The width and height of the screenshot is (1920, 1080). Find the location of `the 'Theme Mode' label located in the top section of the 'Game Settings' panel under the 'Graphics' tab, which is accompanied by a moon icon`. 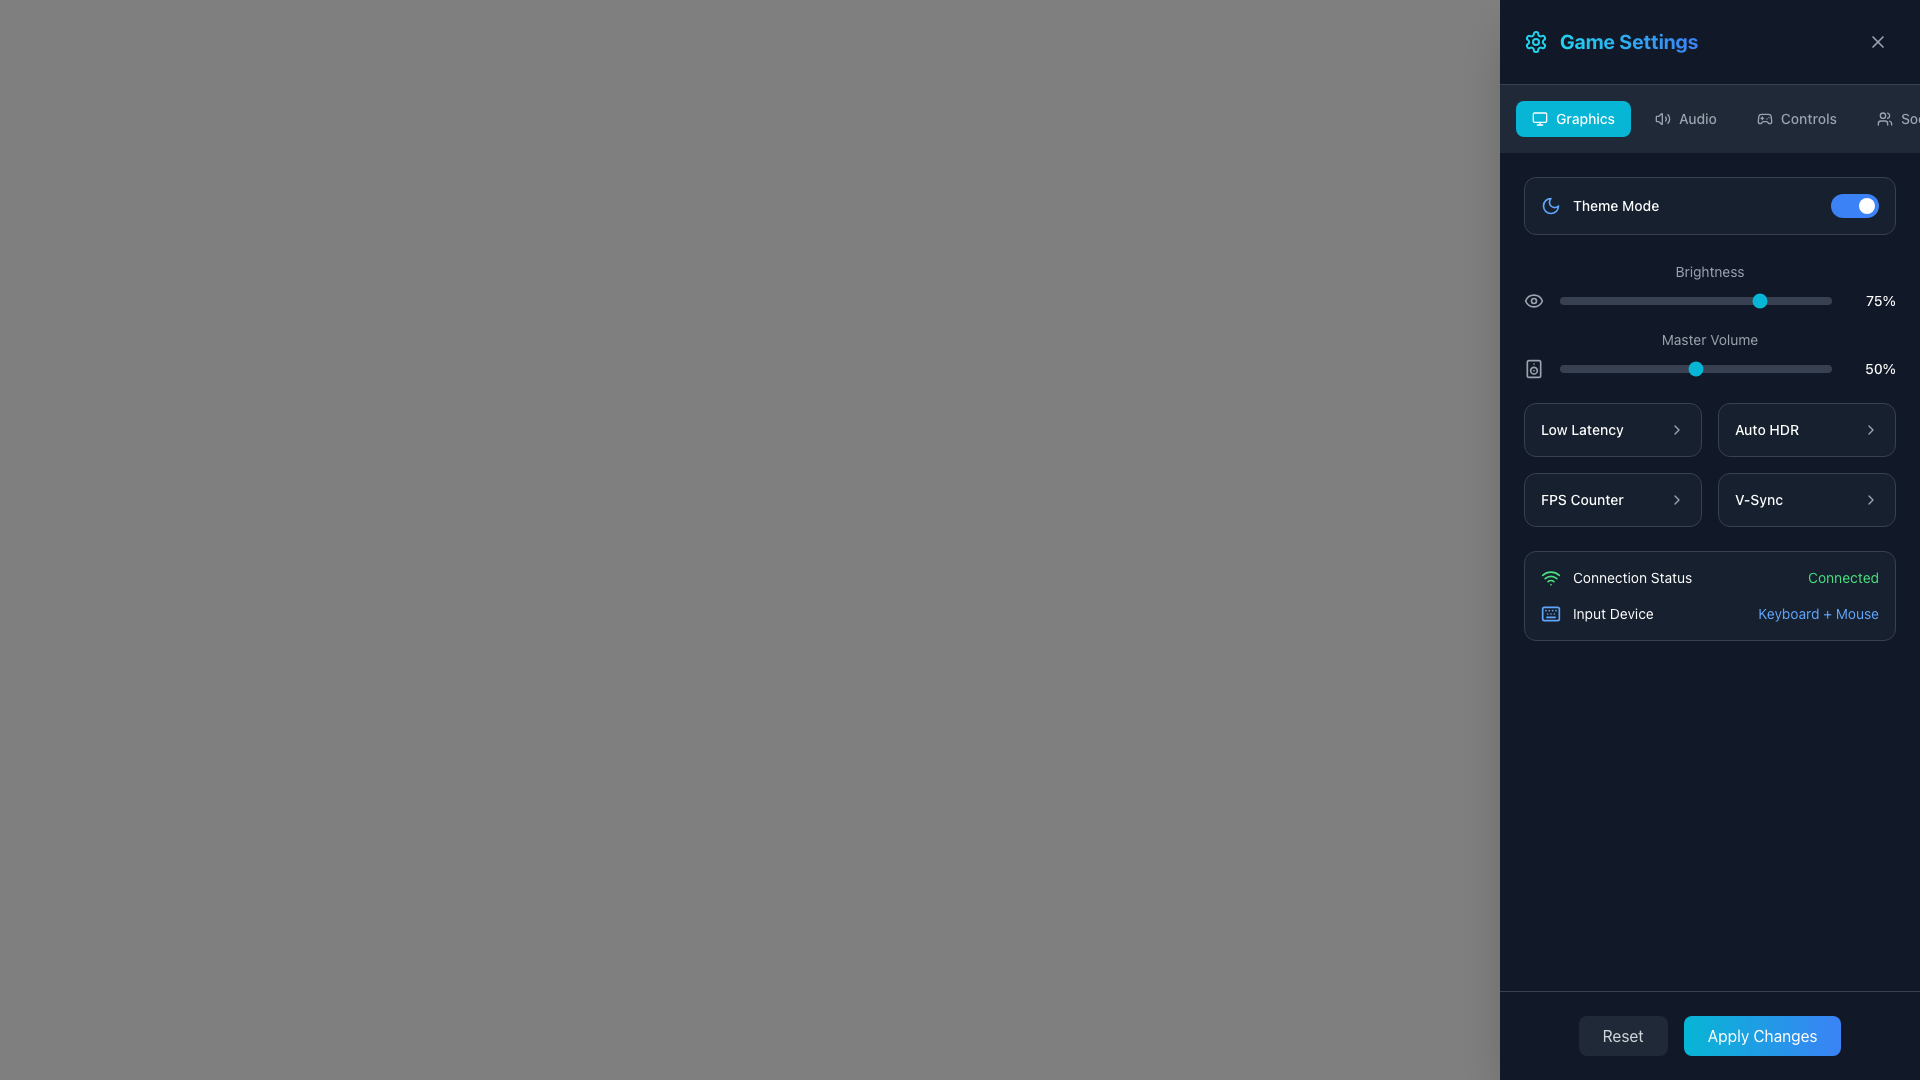

the 'Theme Mode' label located in the top section of the 'Game Settings' panel under the 'Graphics' tab, which is accompanied by a moon icon is located at coordinates (1600, 205).